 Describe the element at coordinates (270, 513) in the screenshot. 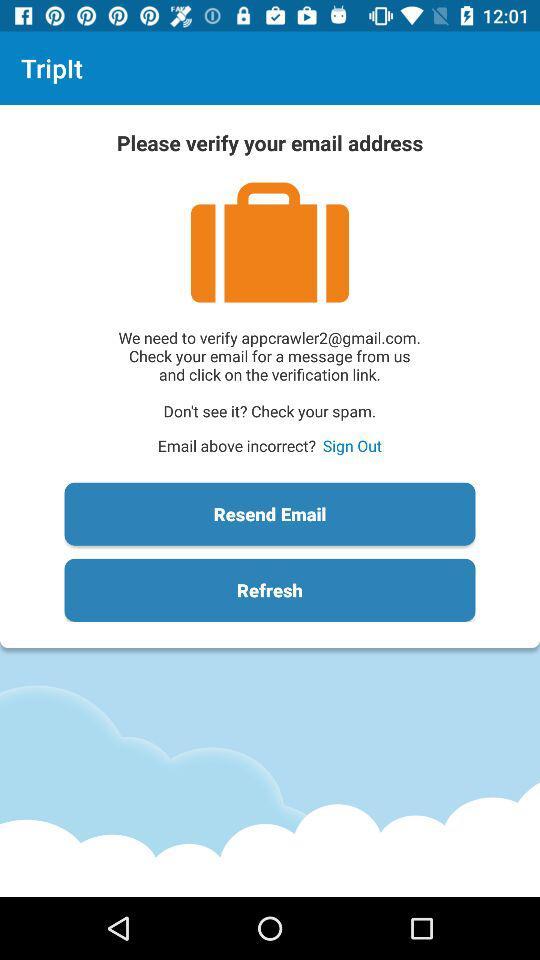

I see `resend email` at that location.